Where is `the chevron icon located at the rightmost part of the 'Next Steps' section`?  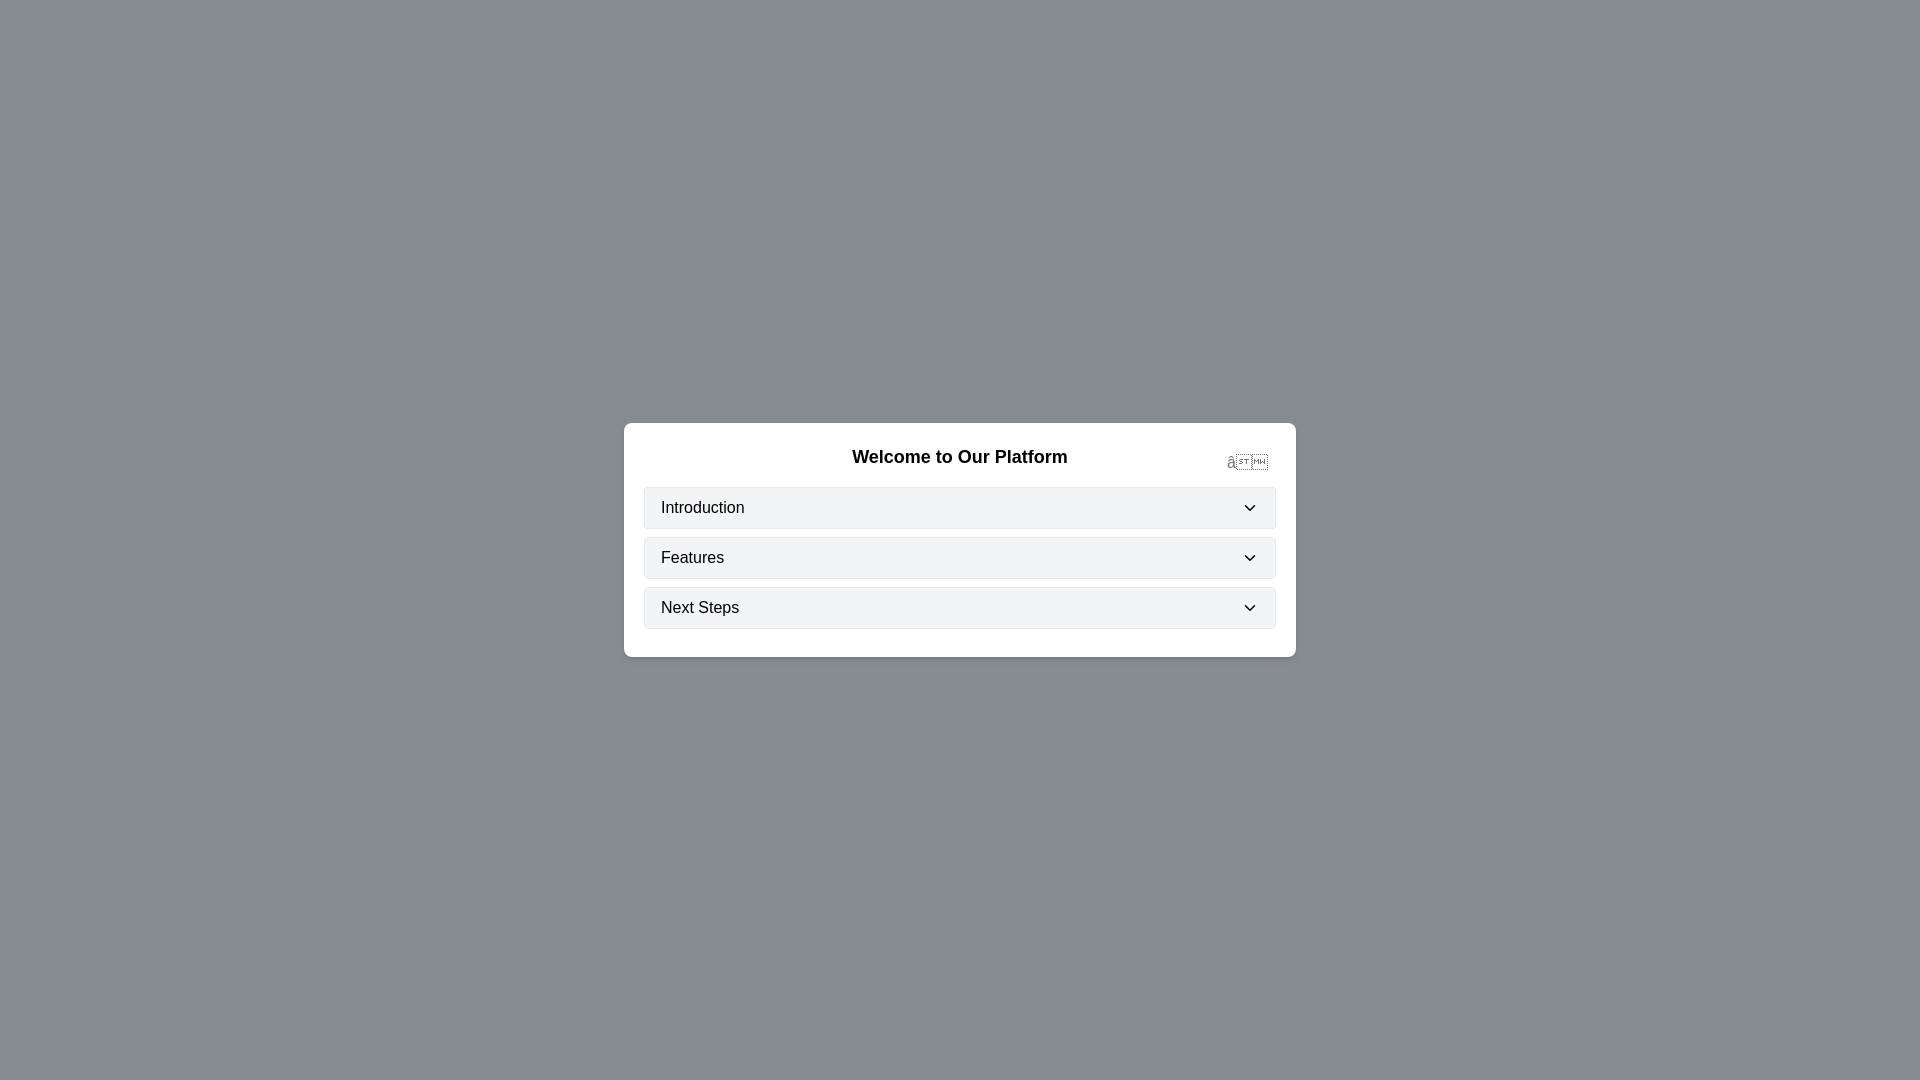 the chevron icon located at the rightmost part of the 'Next Steps' section is located at coordinates (1248, 607).